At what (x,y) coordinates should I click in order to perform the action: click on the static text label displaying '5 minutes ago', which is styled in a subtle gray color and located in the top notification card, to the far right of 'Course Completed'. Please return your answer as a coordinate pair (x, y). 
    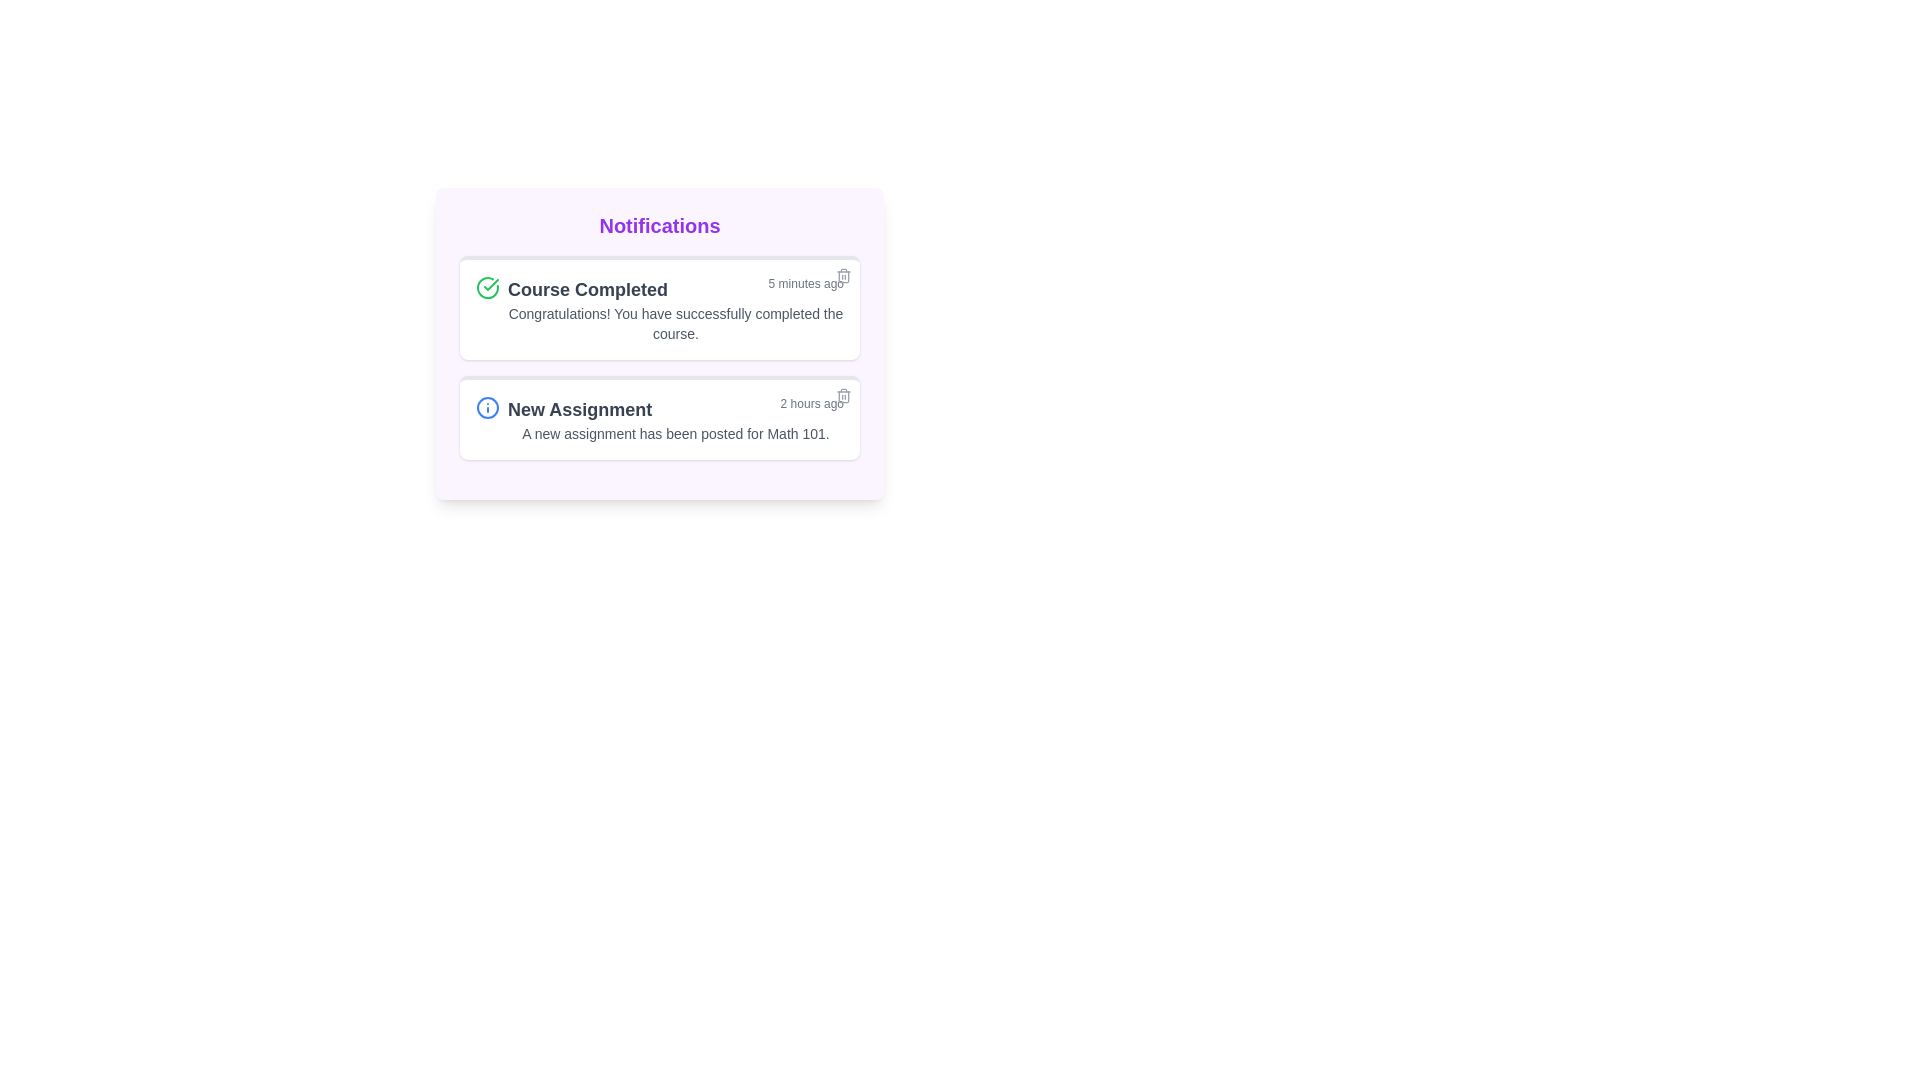
    Looking at the image, I should click on (806, 289).